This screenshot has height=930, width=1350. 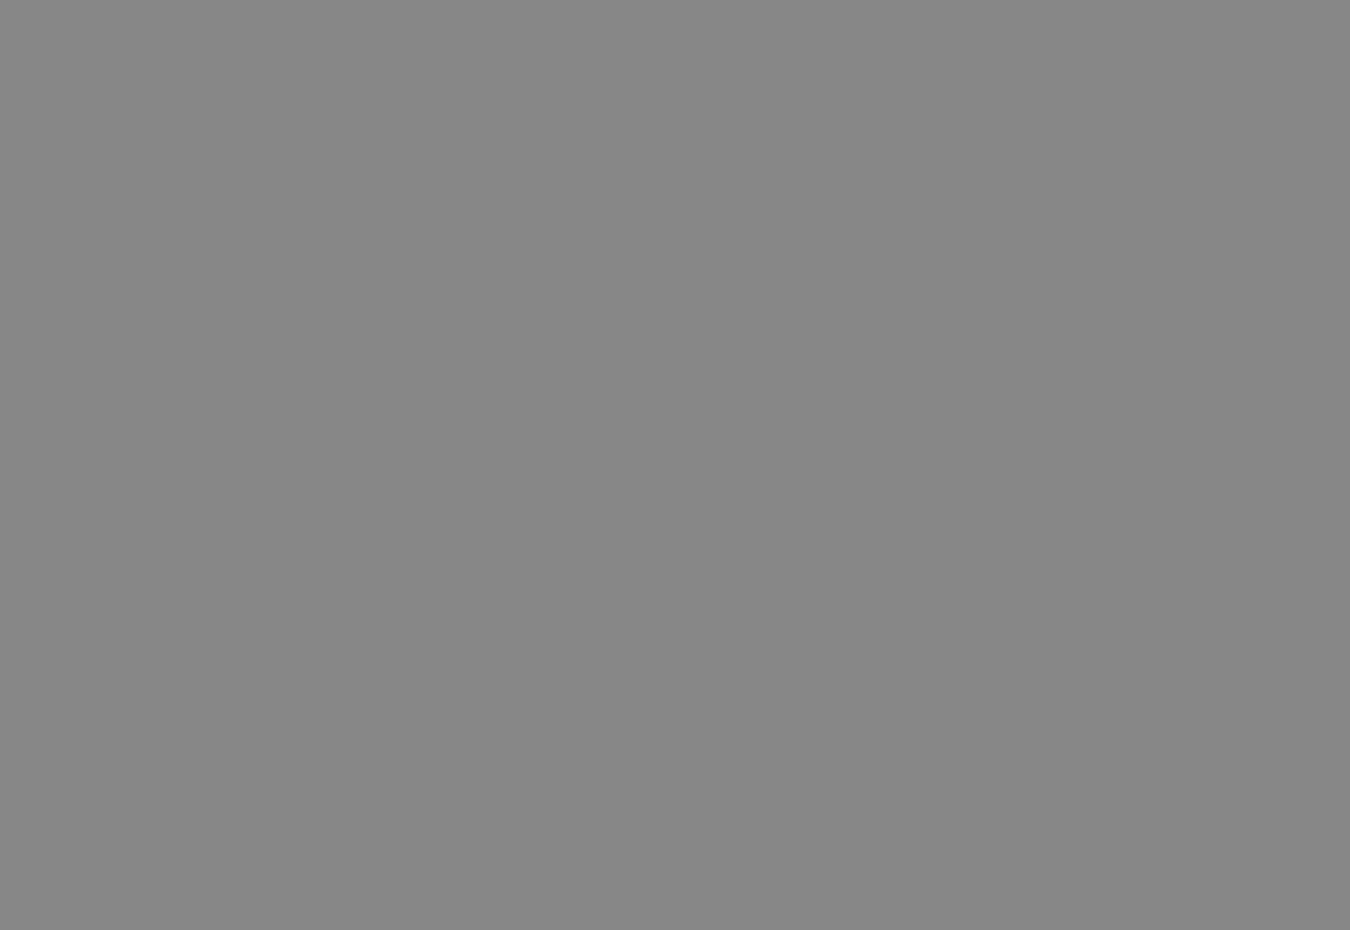 I want to click on 'Change cookie settings to load video. Allow marketing cookies.', so click(x=465, y=754).